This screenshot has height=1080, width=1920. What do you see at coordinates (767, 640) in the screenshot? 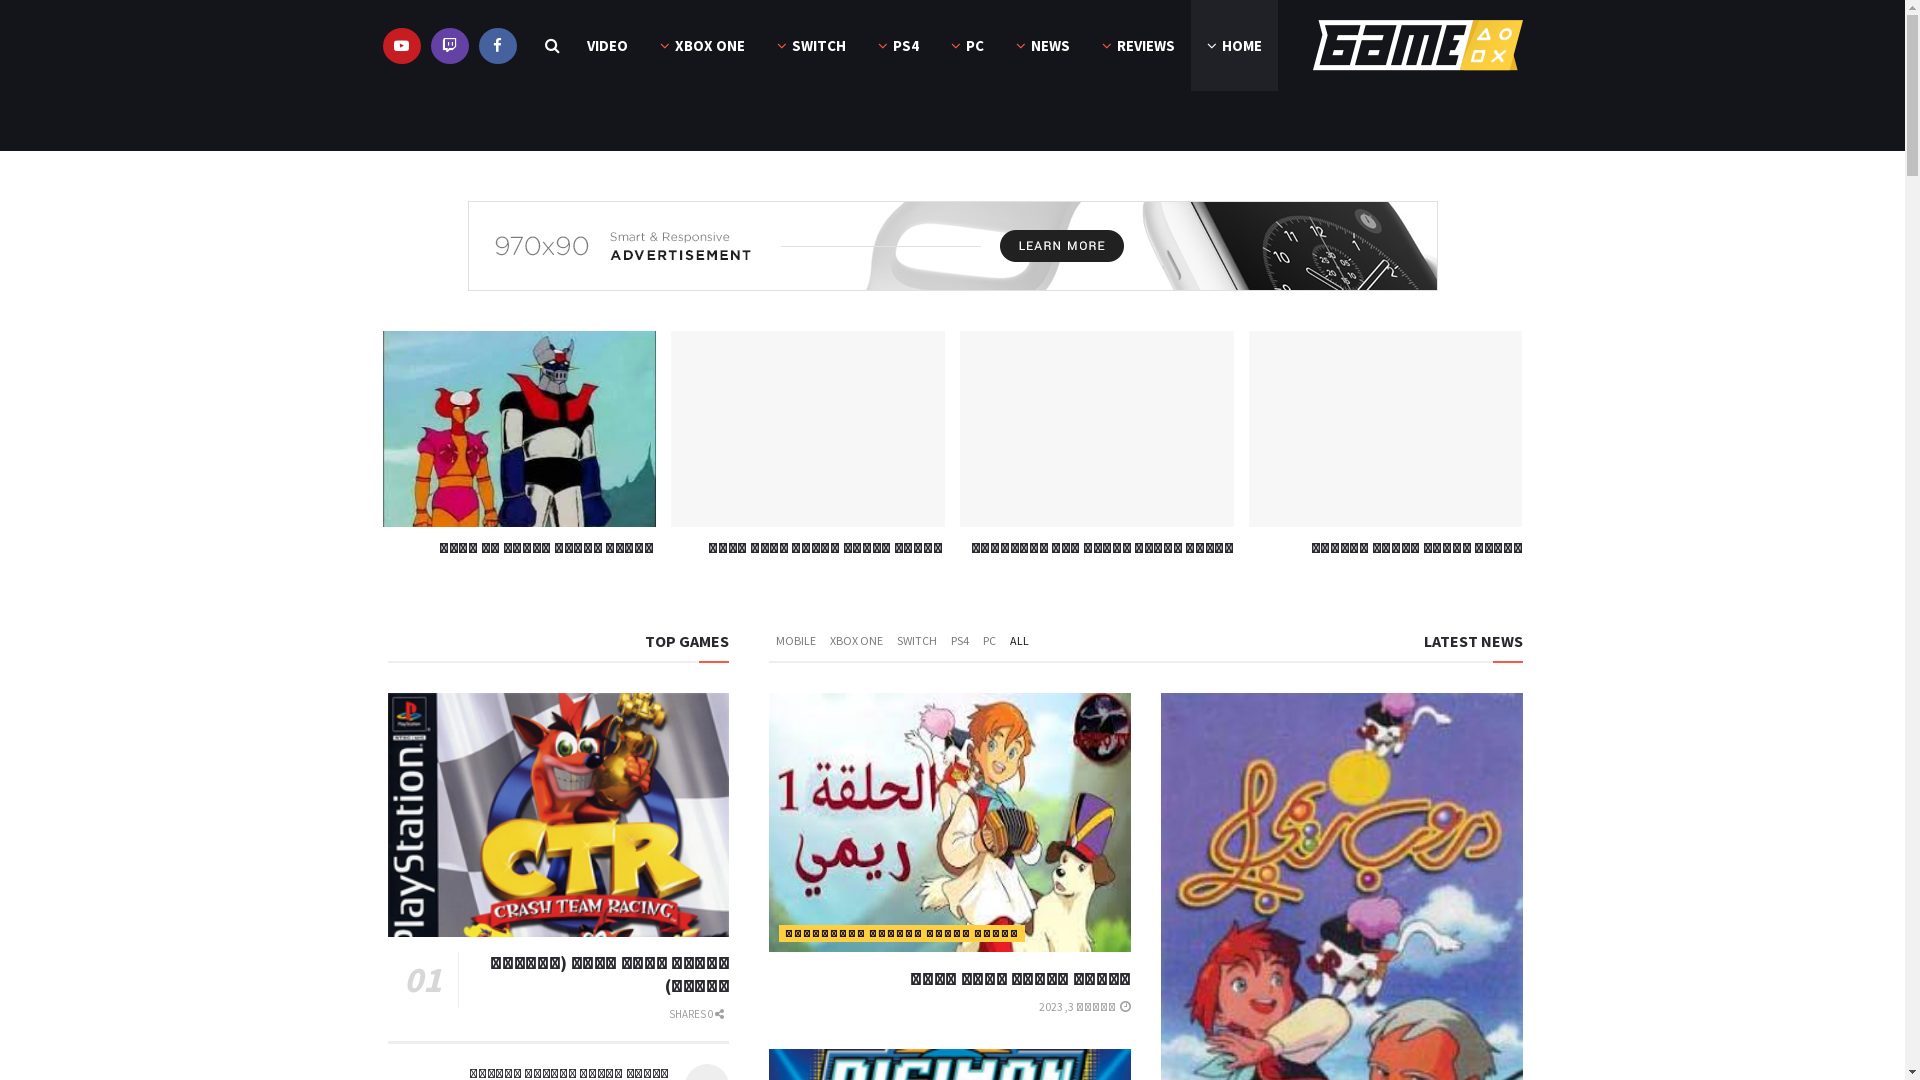
I see `'MOBILE'` at bounding box center [767, 640].